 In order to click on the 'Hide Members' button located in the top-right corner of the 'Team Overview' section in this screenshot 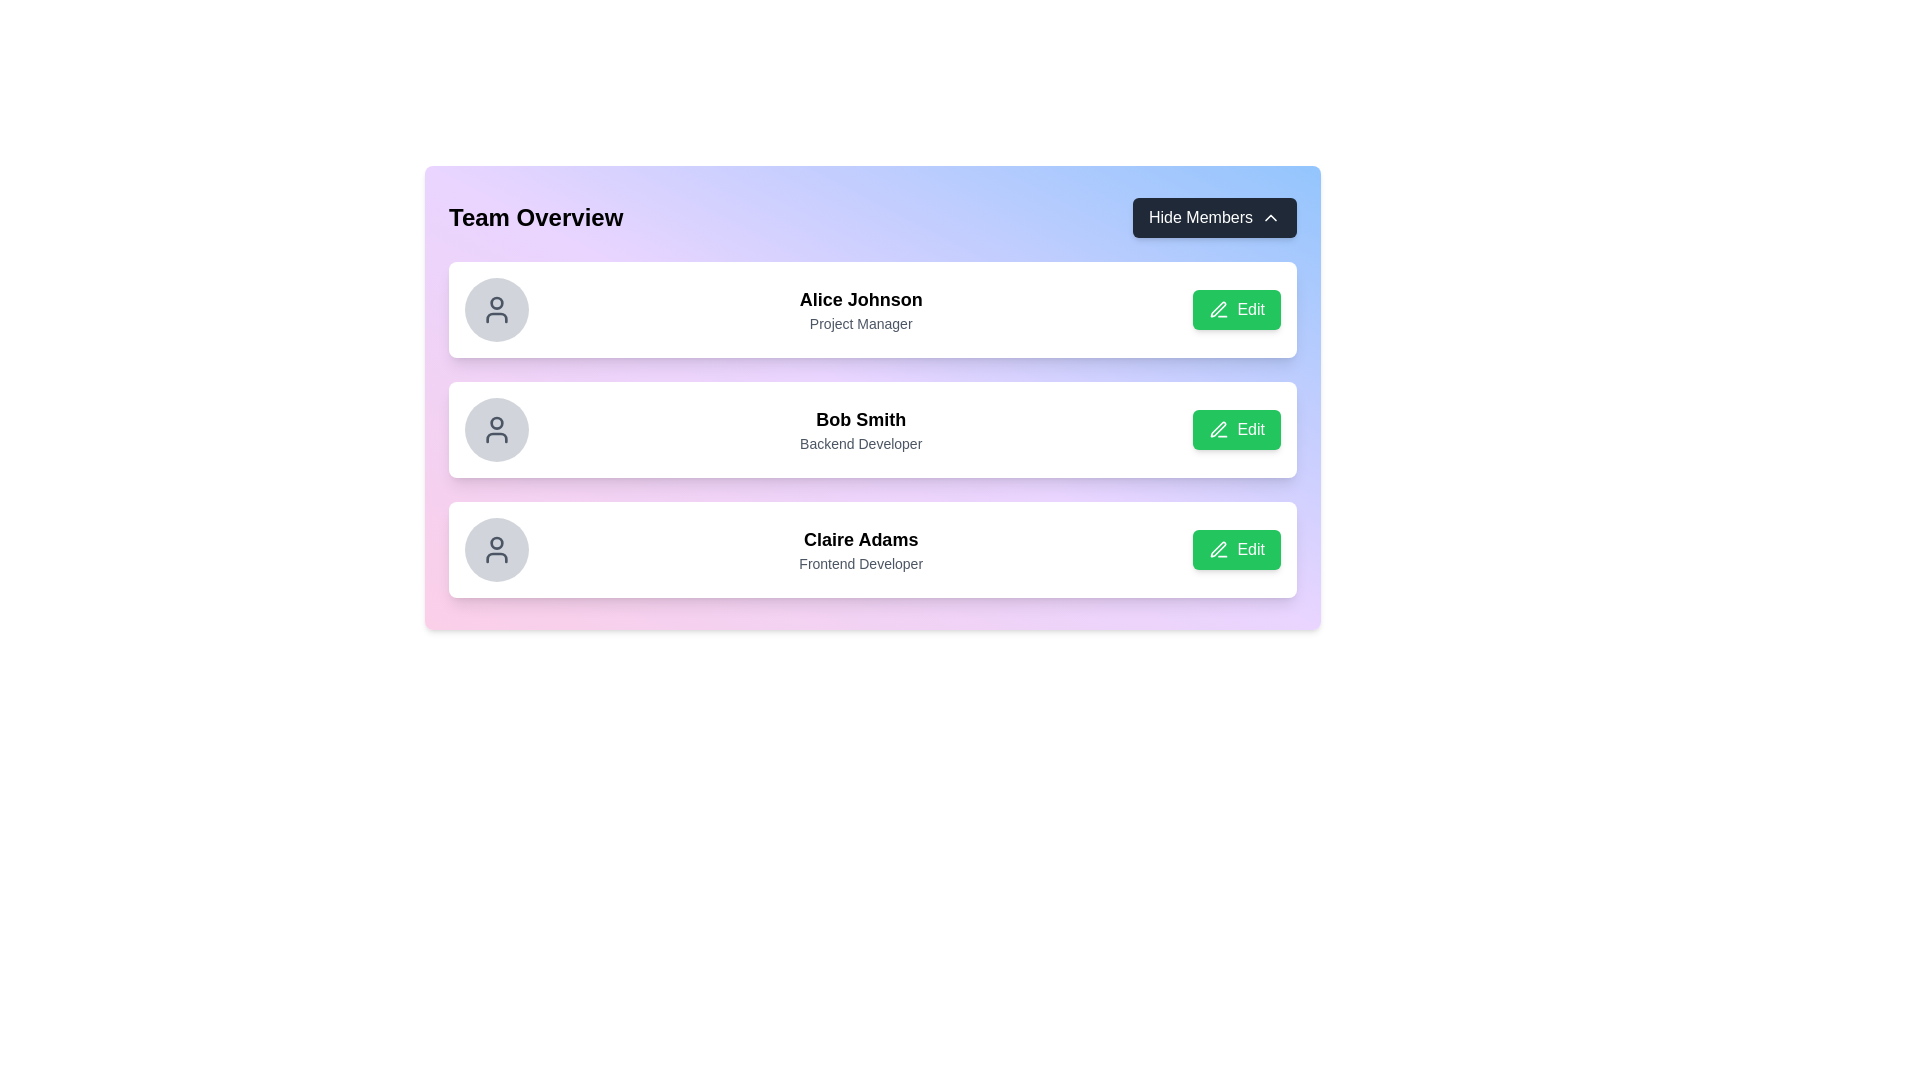, I will do `click(1213, 218)`.